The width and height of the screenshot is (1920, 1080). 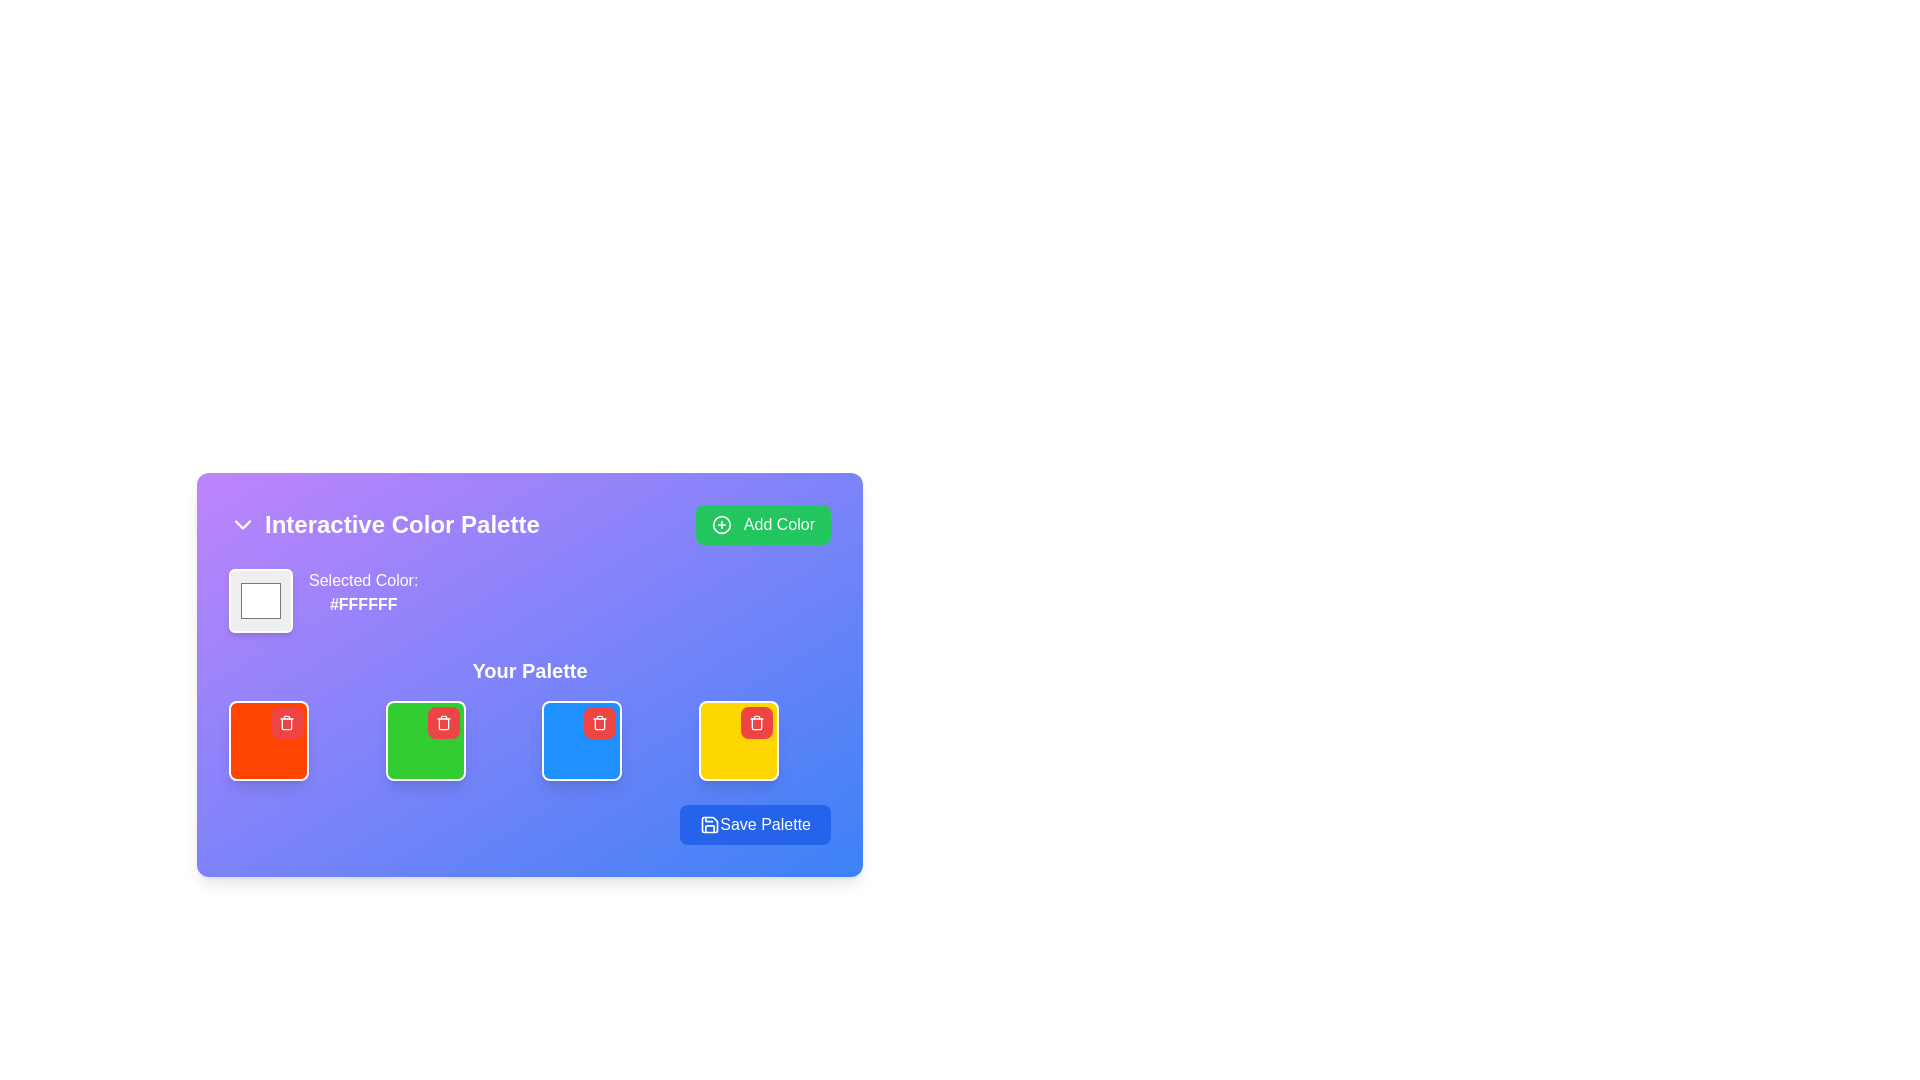 What do you see at coordinates (755, 722) in the screenshot?
I see `the trash can icon with a red background representing delete action` at bounding box center [755, 722].